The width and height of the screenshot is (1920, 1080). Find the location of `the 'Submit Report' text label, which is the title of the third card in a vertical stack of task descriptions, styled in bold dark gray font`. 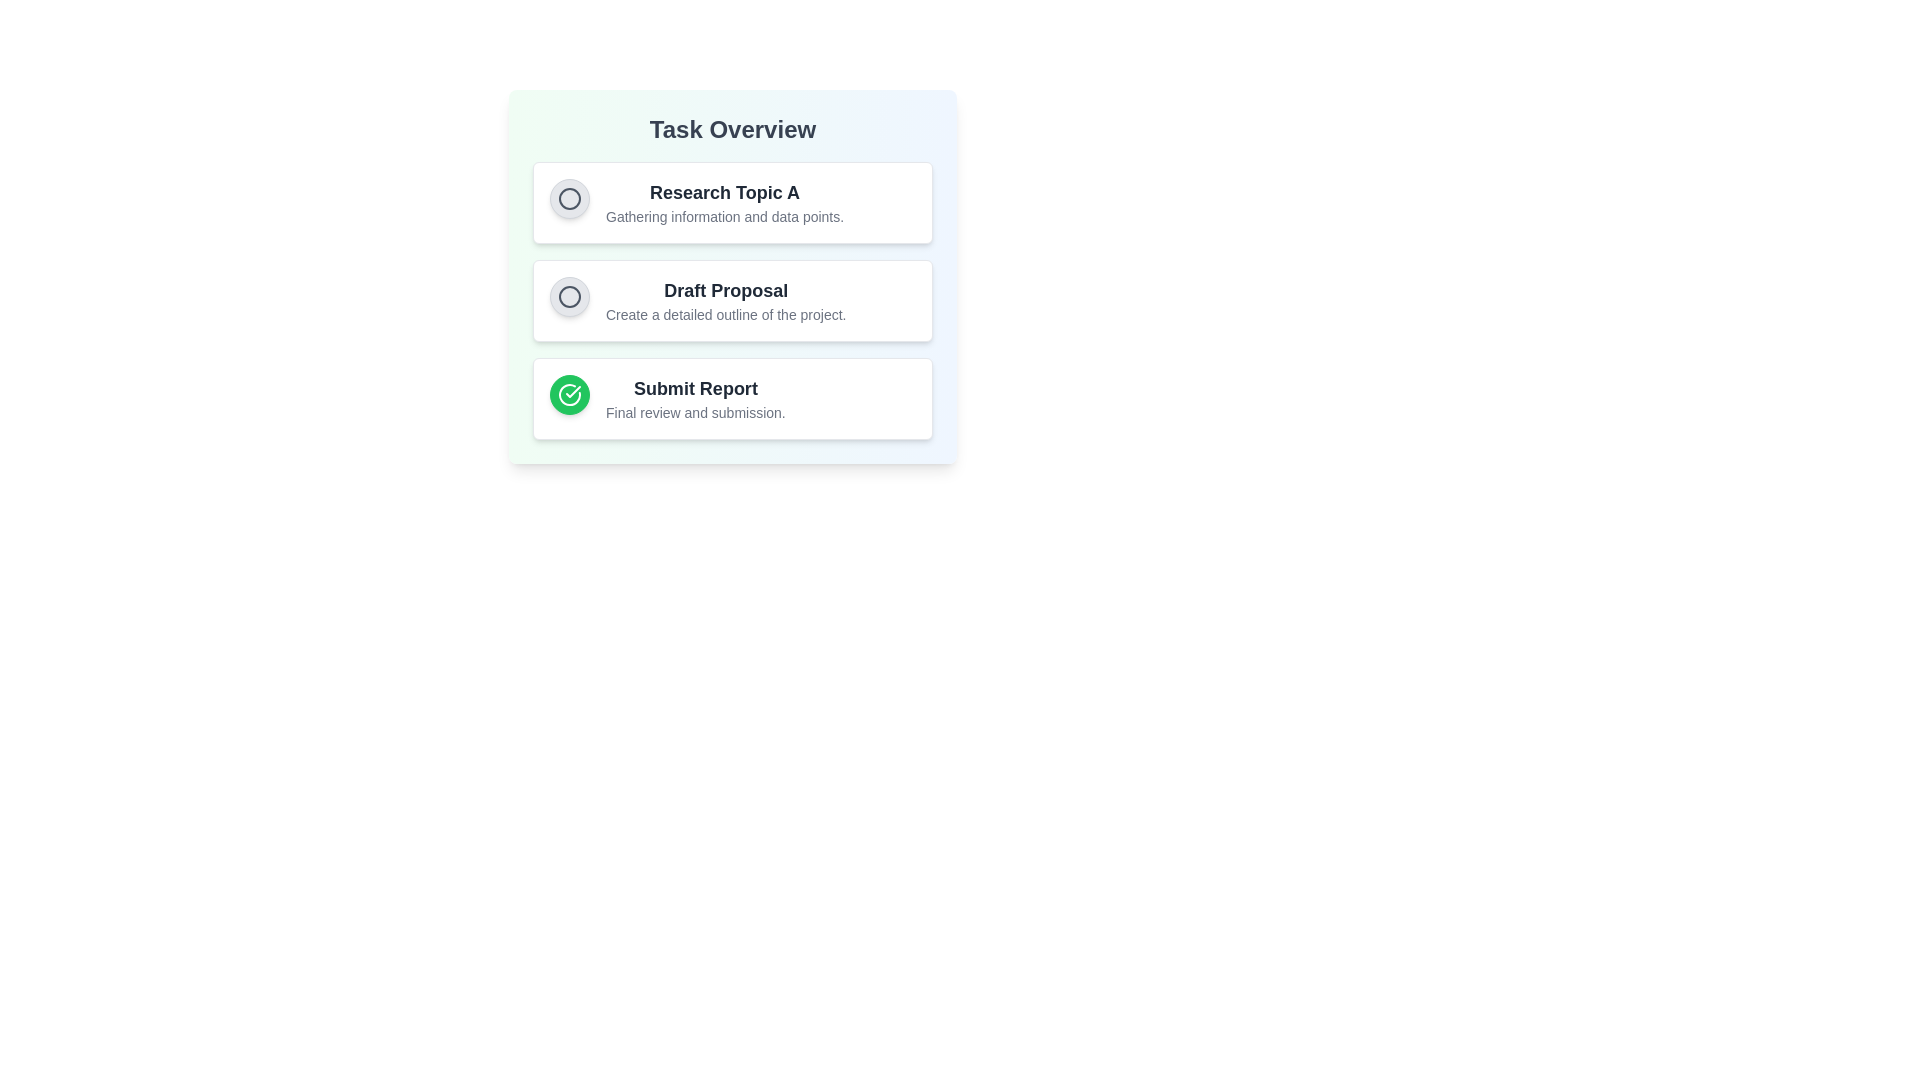

the 'Submit Report' text label, which is the title of the third card in a vertical stack of task descriptions, styled in bold dark gray font is located at coordinates (695, 389).